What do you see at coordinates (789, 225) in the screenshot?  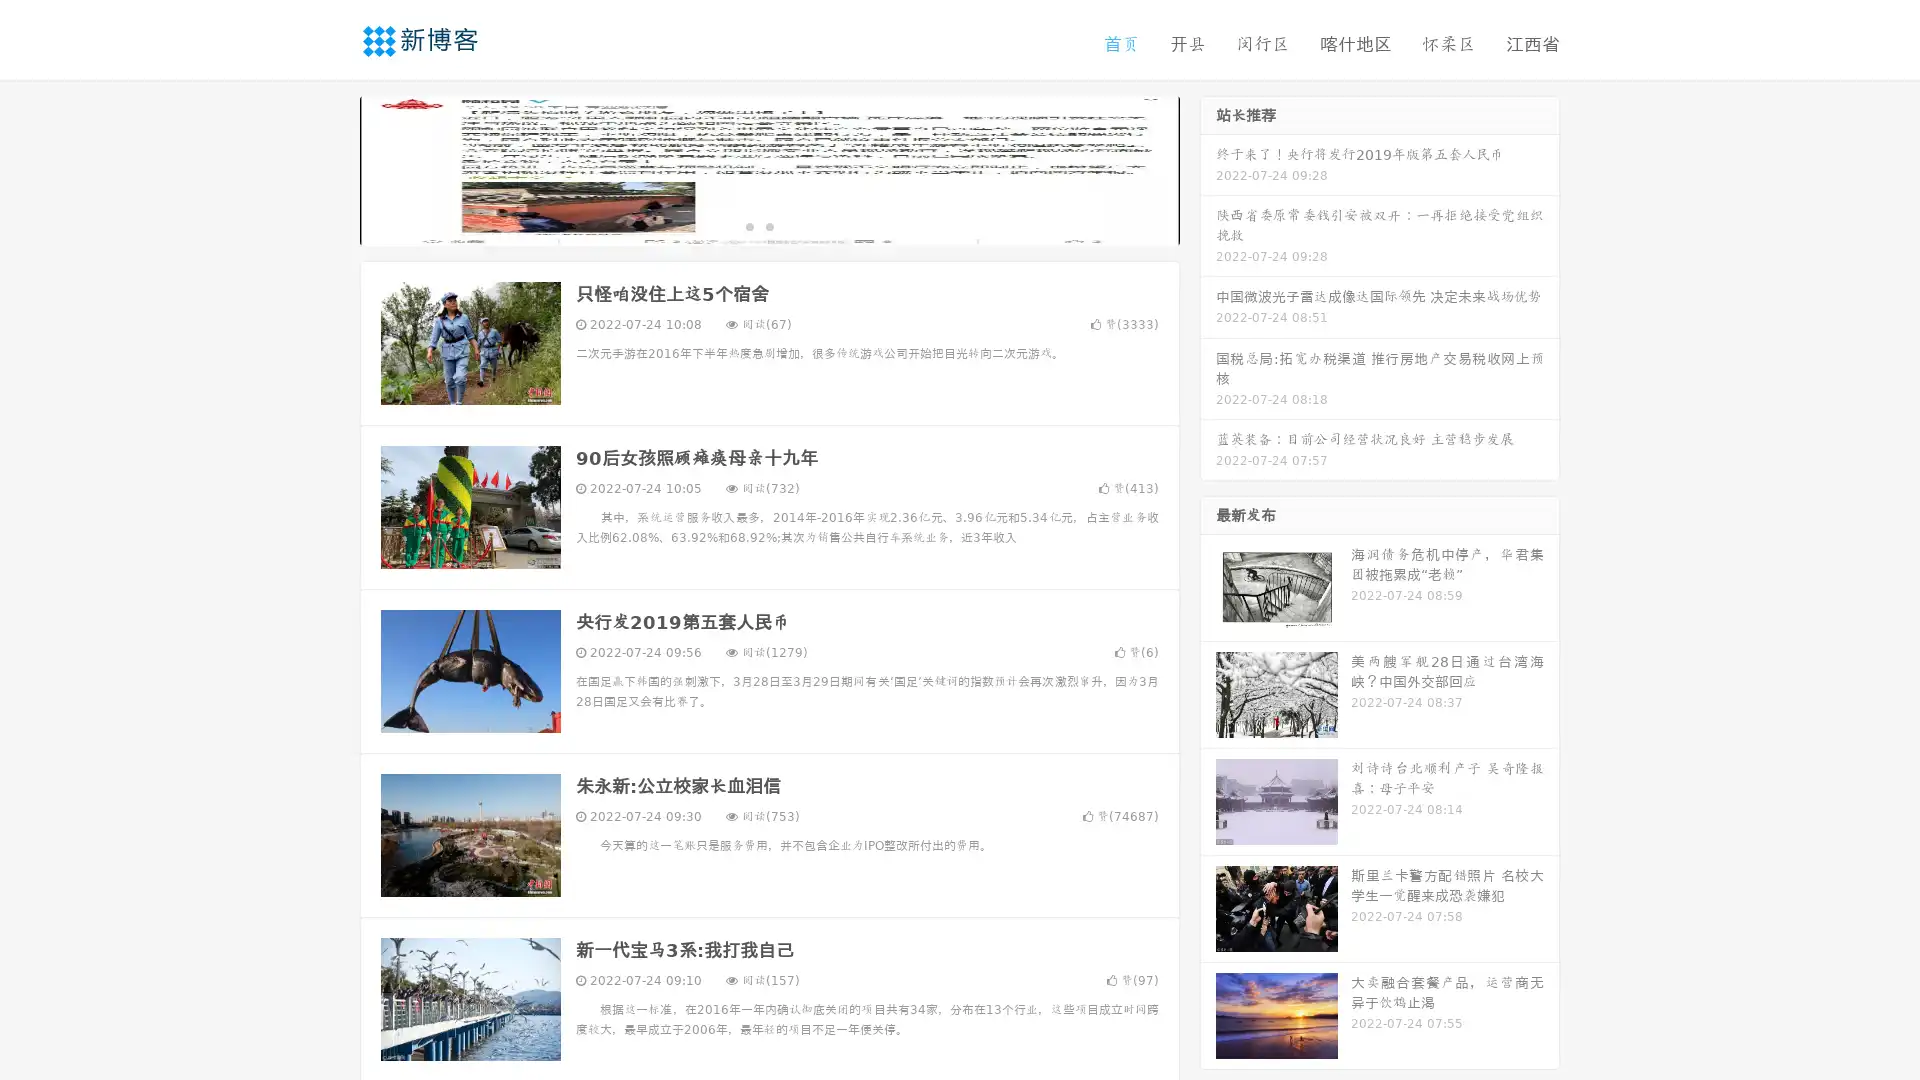 I see `Go to slide 3` at bounding box center [789, 225].